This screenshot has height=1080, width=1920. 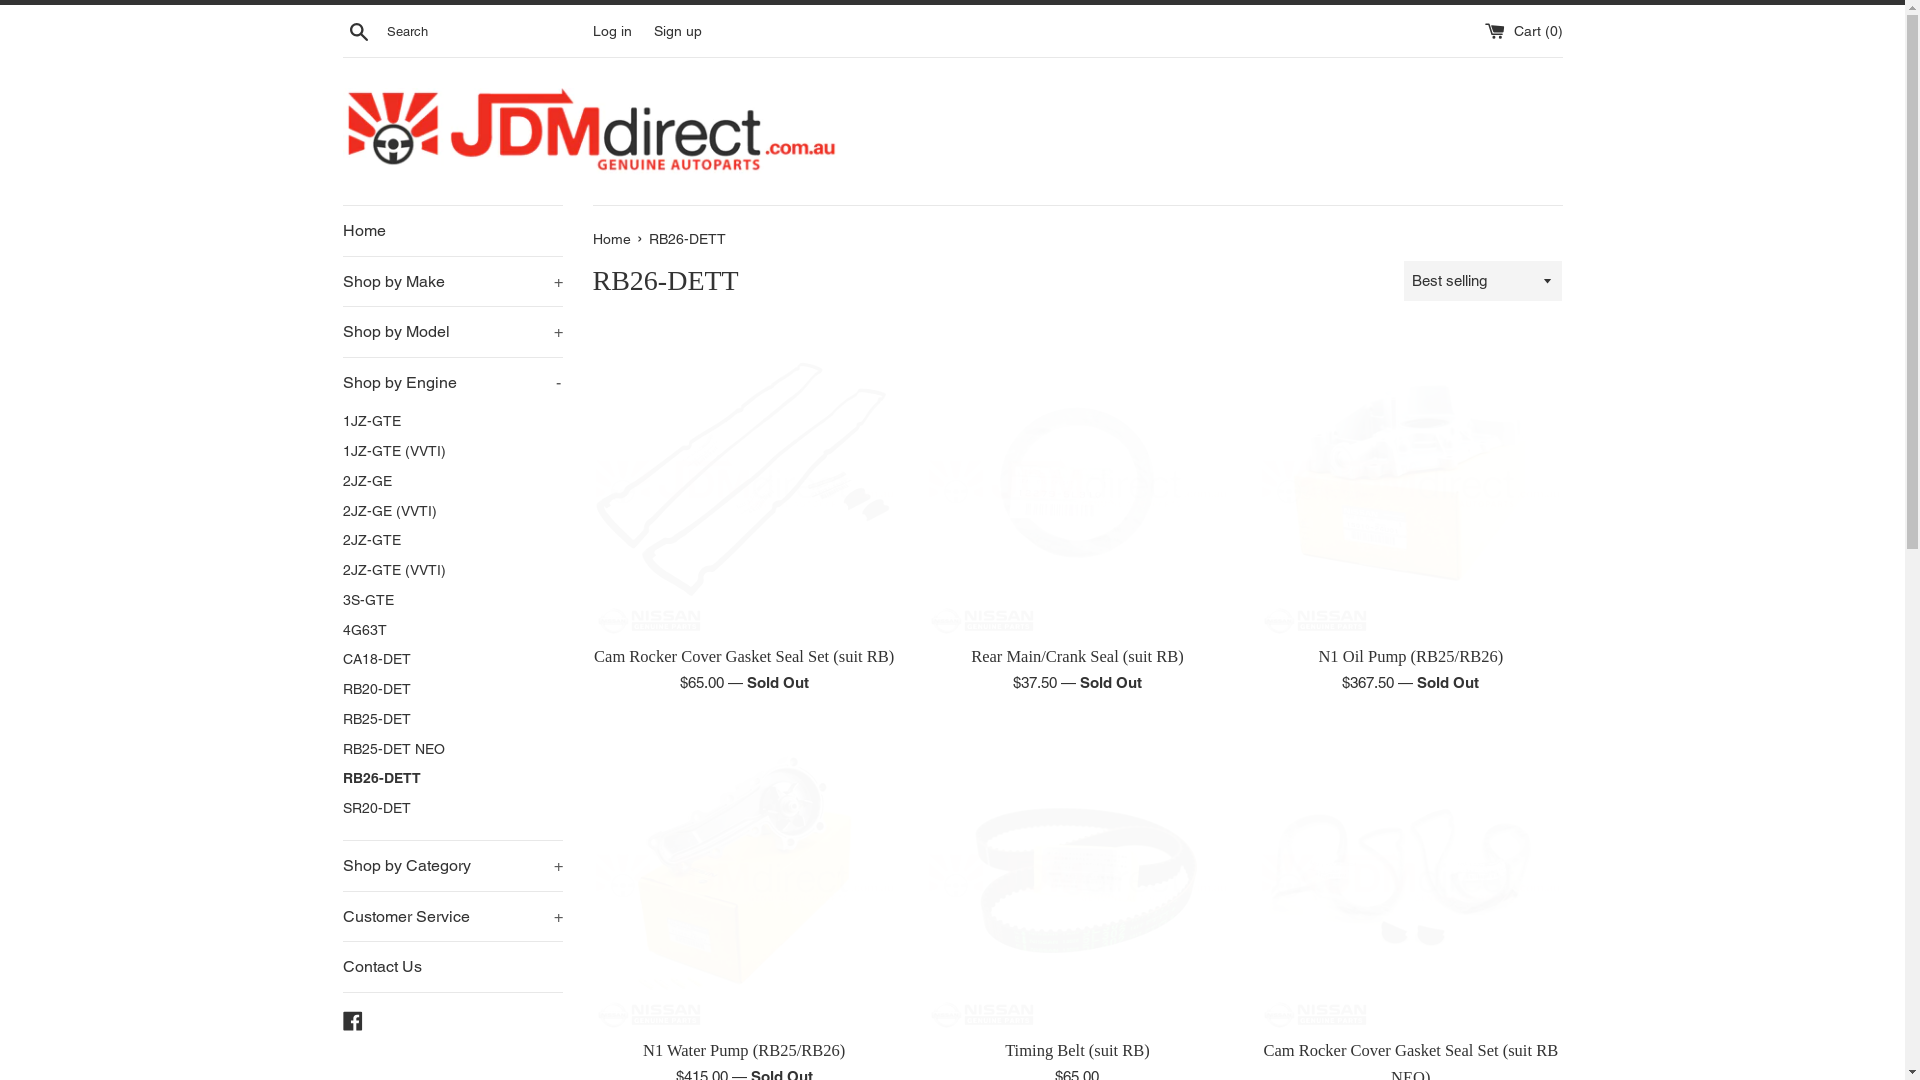 What do you see at coordinates (1076, 656) in the screenshot?
I see `'Rear Main/Crank Seal (suit RB)'` at bounding box center [1076, 656].